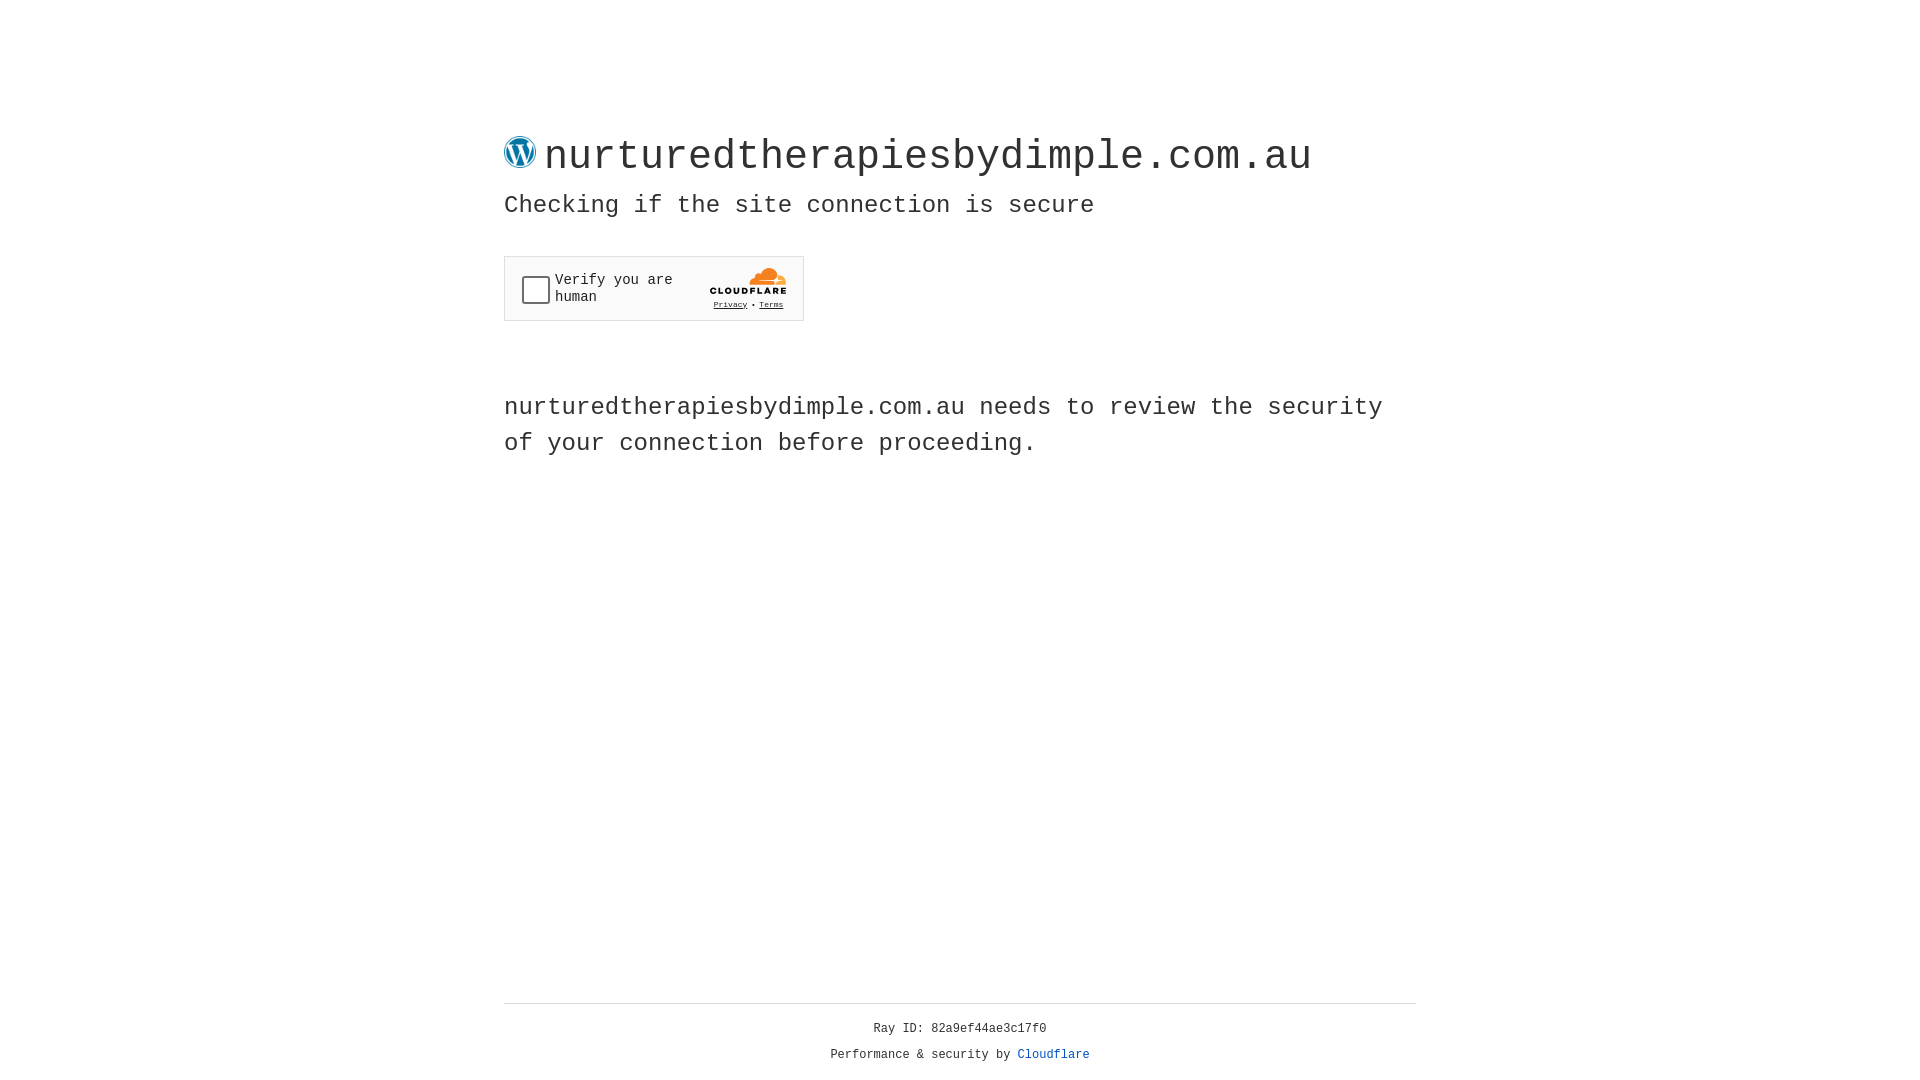 Image resolution: width=1920 pixels, height=1080 pixels. Describe the element at coordinates (1053, 1054) in the screenshot. I see `'Cloudflare'` at that location.